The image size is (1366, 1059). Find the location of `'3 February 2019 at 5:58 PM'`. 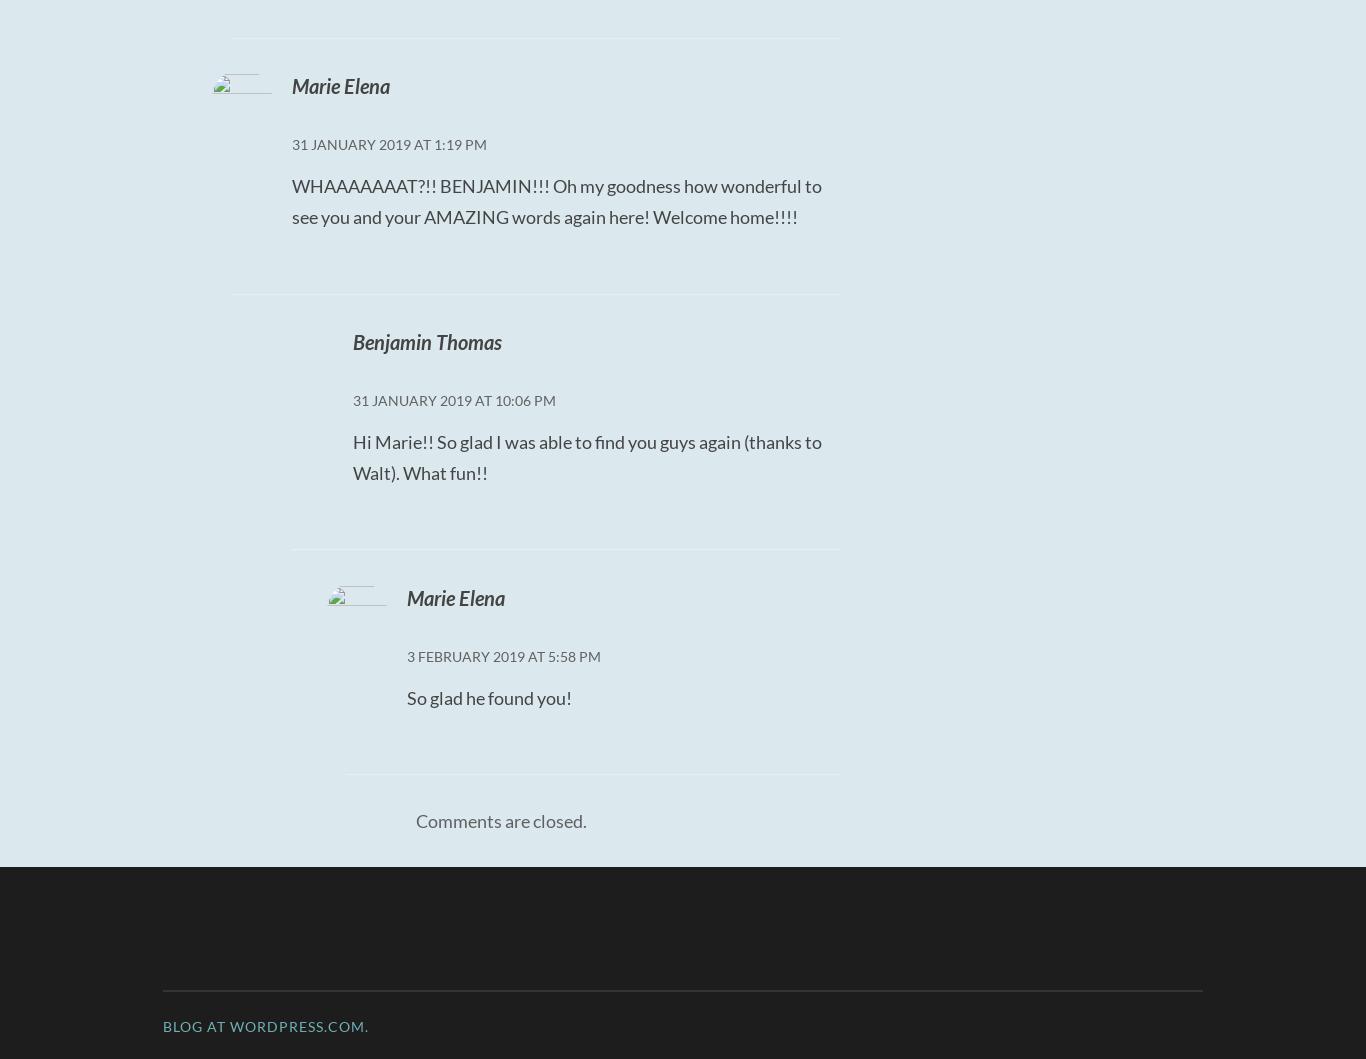

'3 February 2019 at 5:58 PM' is located at coordinates (406, 655).